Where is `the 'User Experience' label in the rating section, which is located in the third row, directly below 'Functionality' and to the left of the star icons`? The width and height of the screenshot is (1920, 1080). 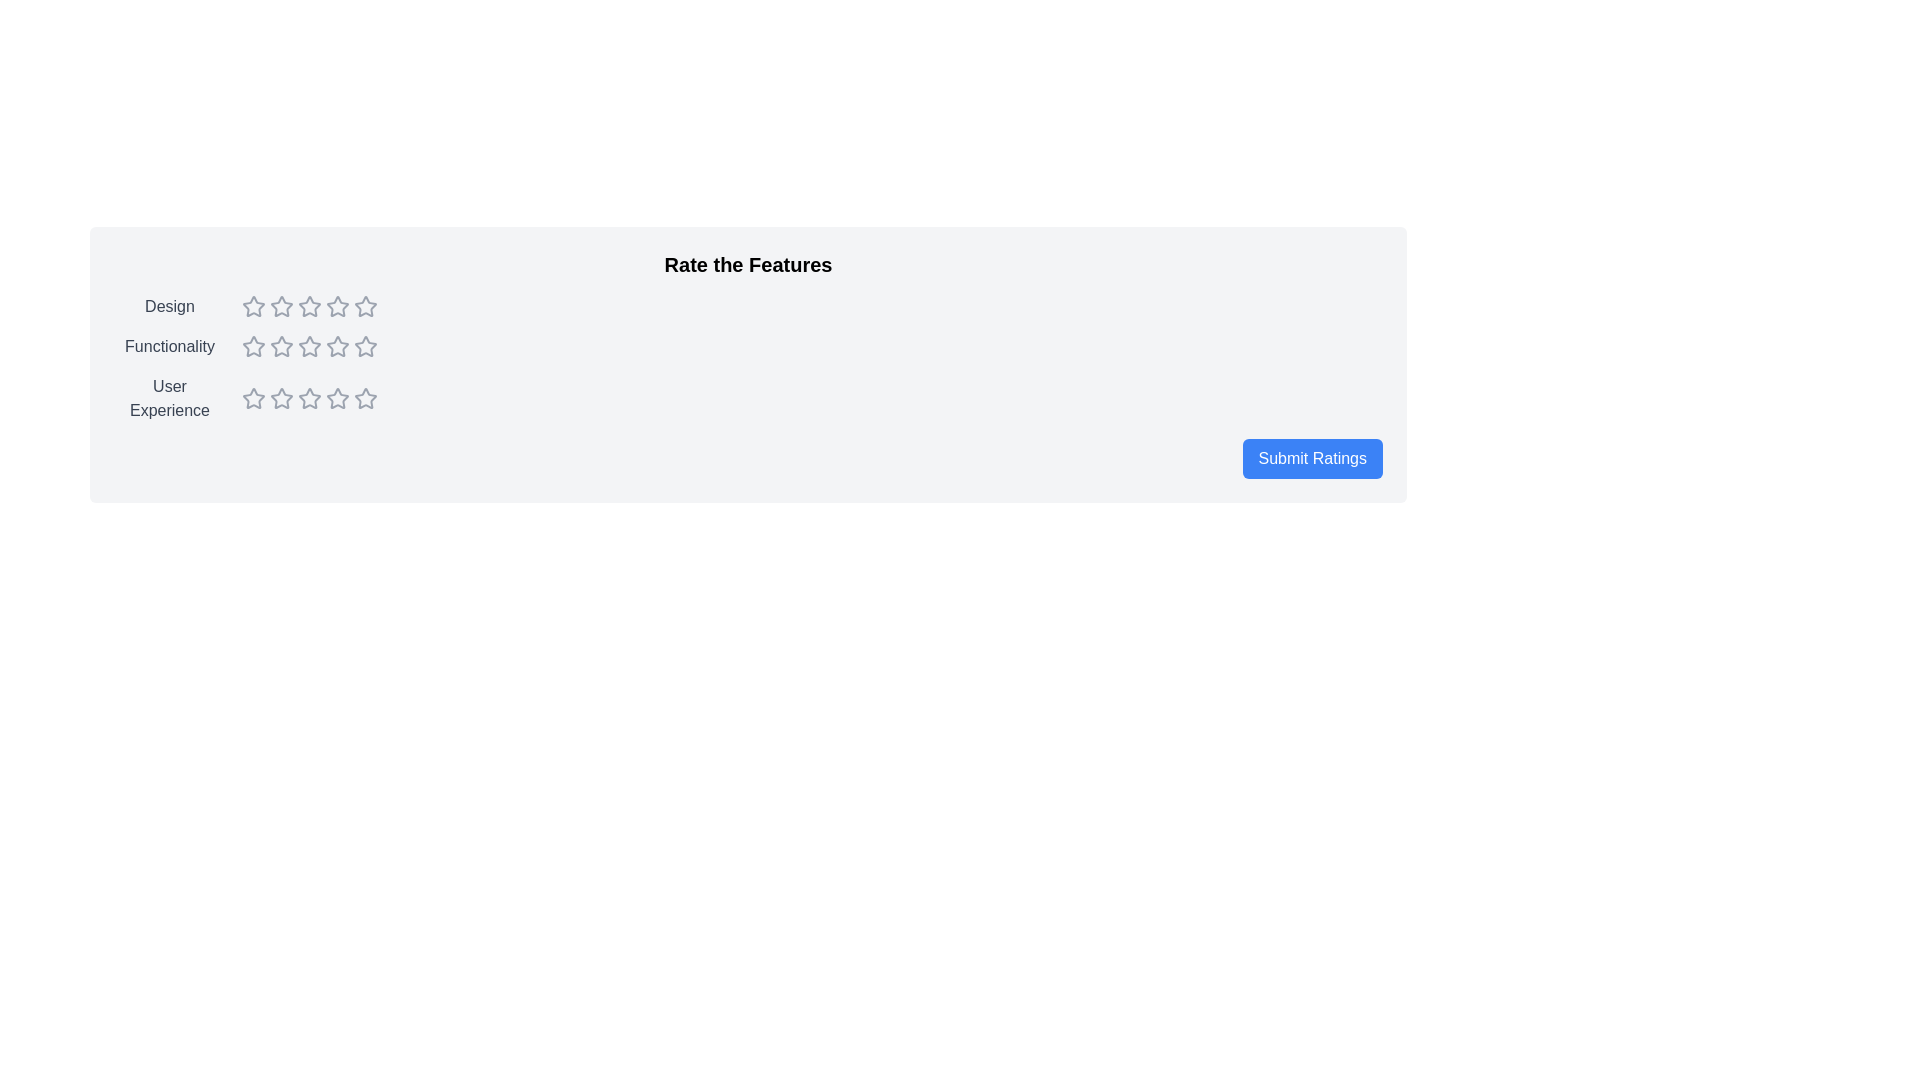 the 'User Experience' label in the rating section, which is located in the third row, directly below 'Functionality' and to the left of the star icons is located at coordinates (169, 398).